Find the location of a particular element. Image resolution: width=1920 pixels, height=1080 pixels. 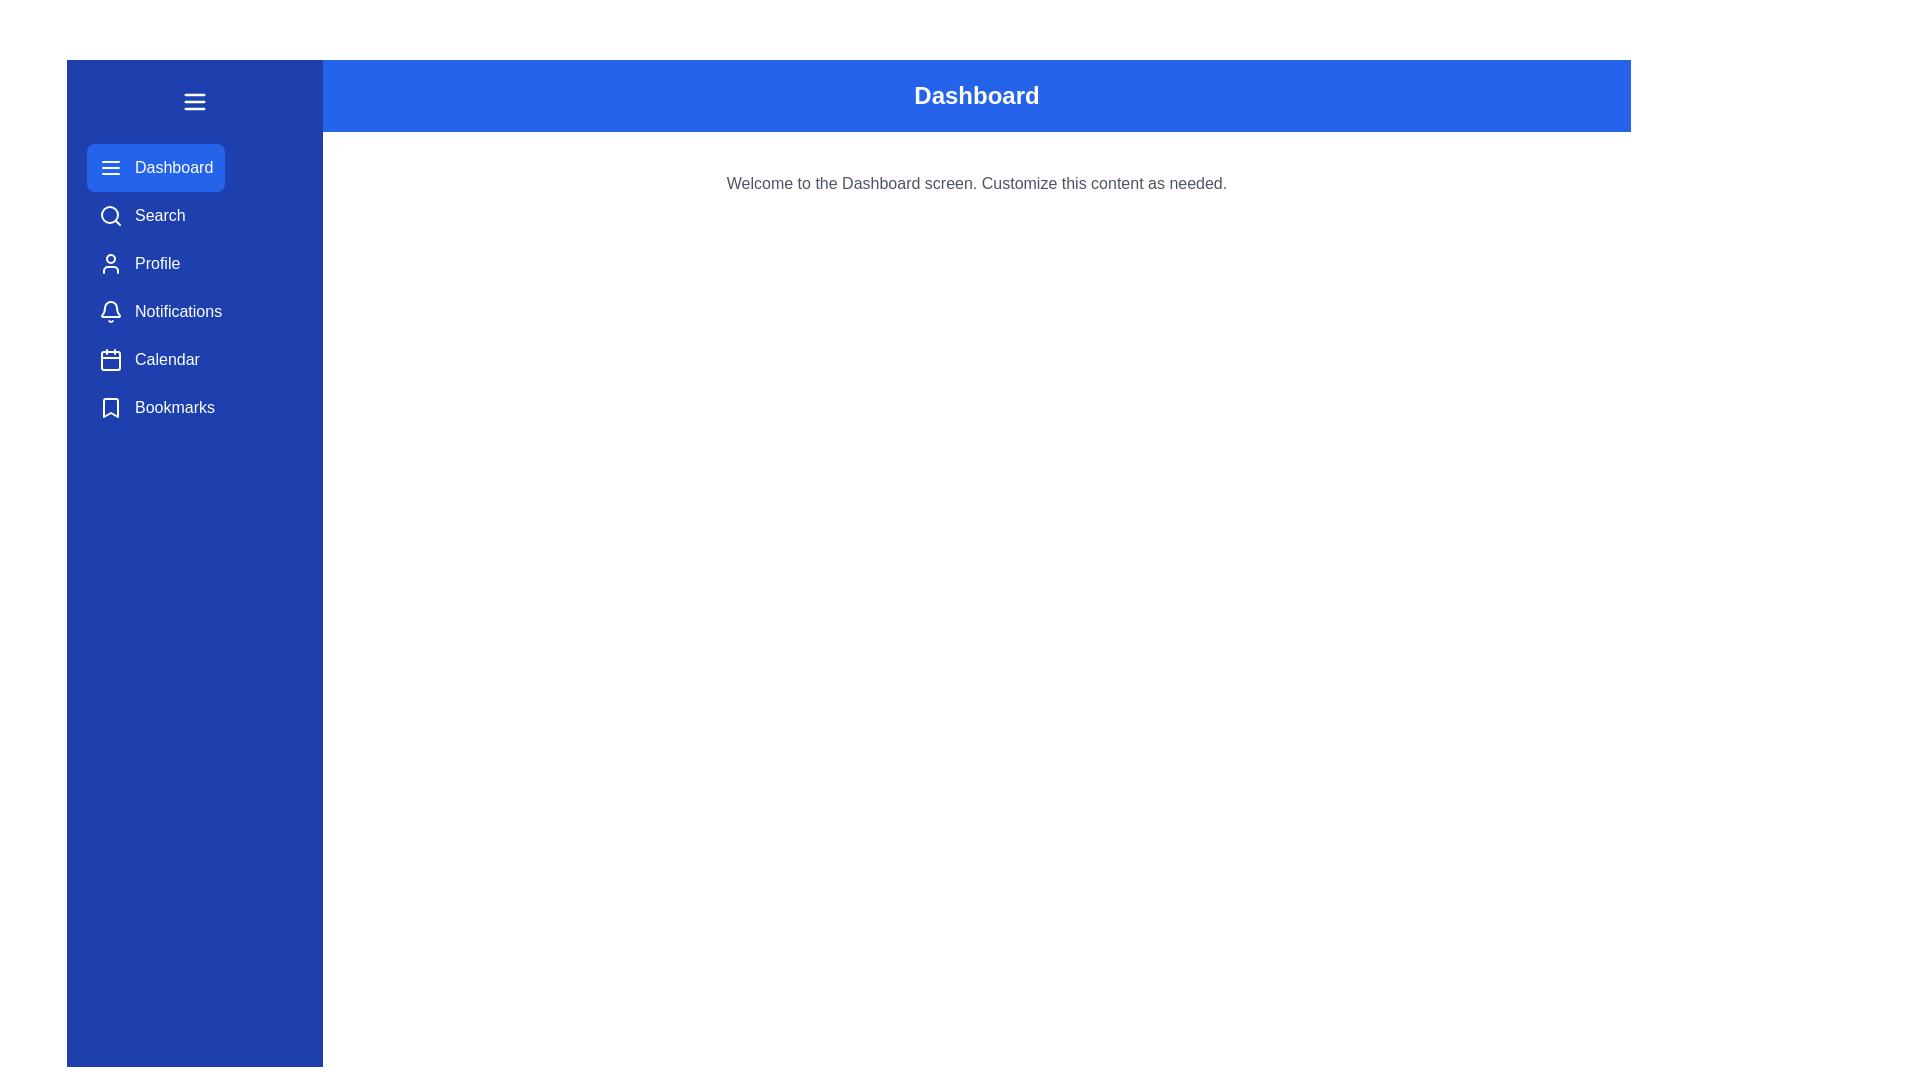

the user silhouette icon in the sidebar navigation menu is located at coordinates (109, 262).